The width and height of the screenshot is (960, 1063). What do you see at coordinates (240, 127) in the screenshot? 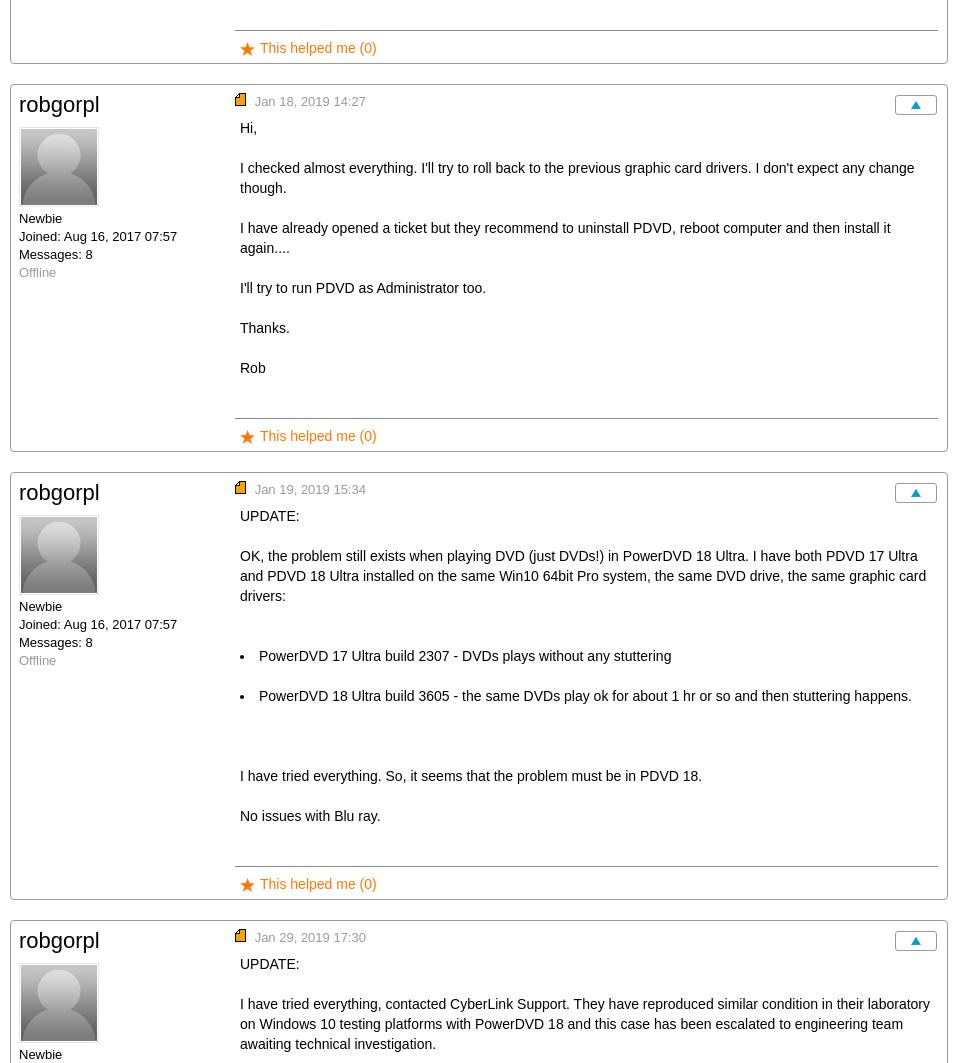
I see `'Hi,'` at bounding box center [240, 127].